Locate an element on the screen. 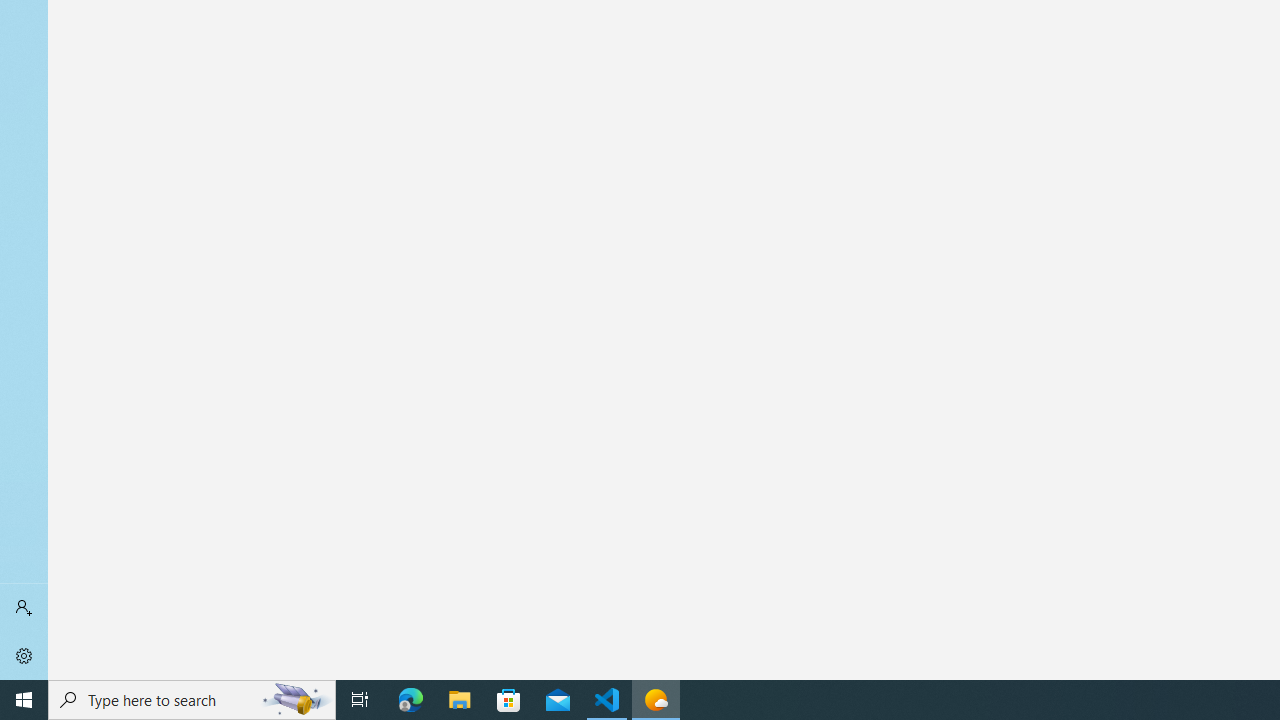 This screenshot has width=1280, height=720. 'Microsoft Edge' is located at coordinates (410, 698).